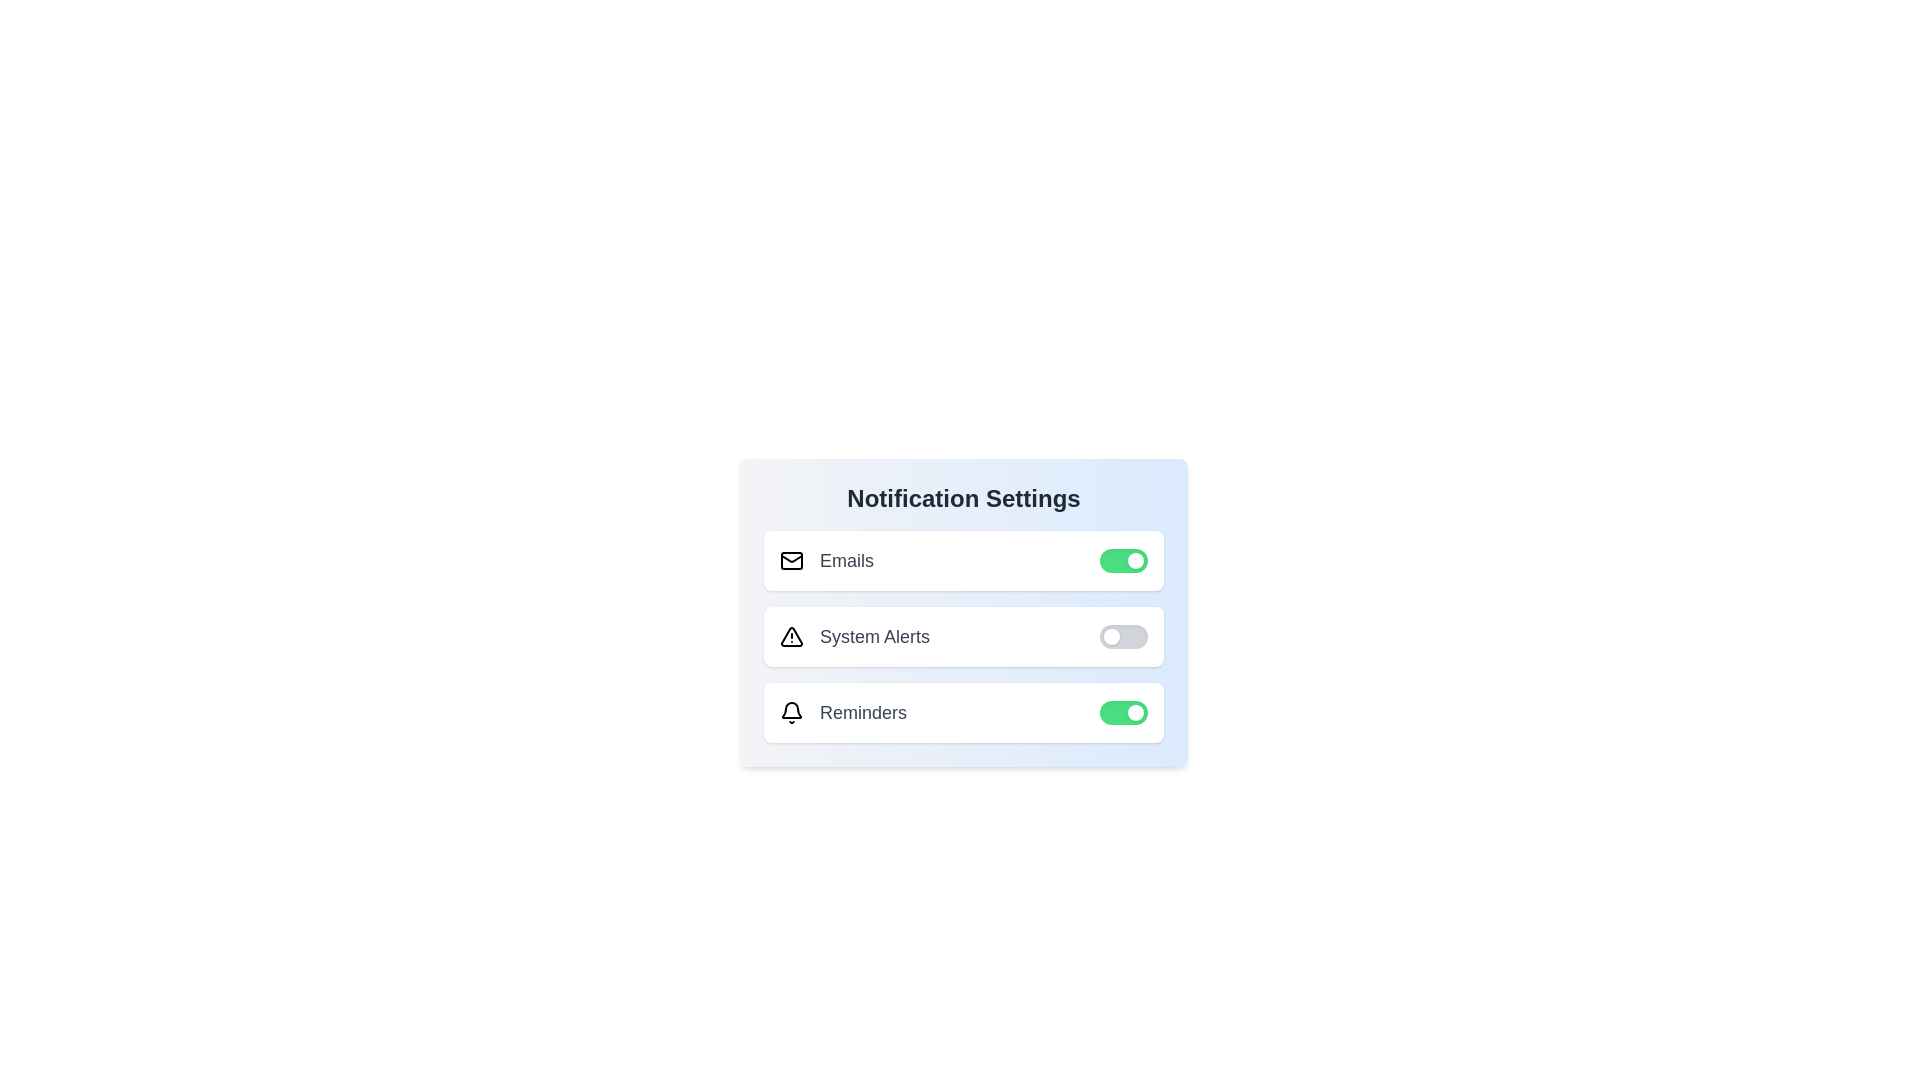  What do you see at coordinates (791, 712) in the screenshot?
I see `the notification icon for Reminders` at bounding box center [791, 712].